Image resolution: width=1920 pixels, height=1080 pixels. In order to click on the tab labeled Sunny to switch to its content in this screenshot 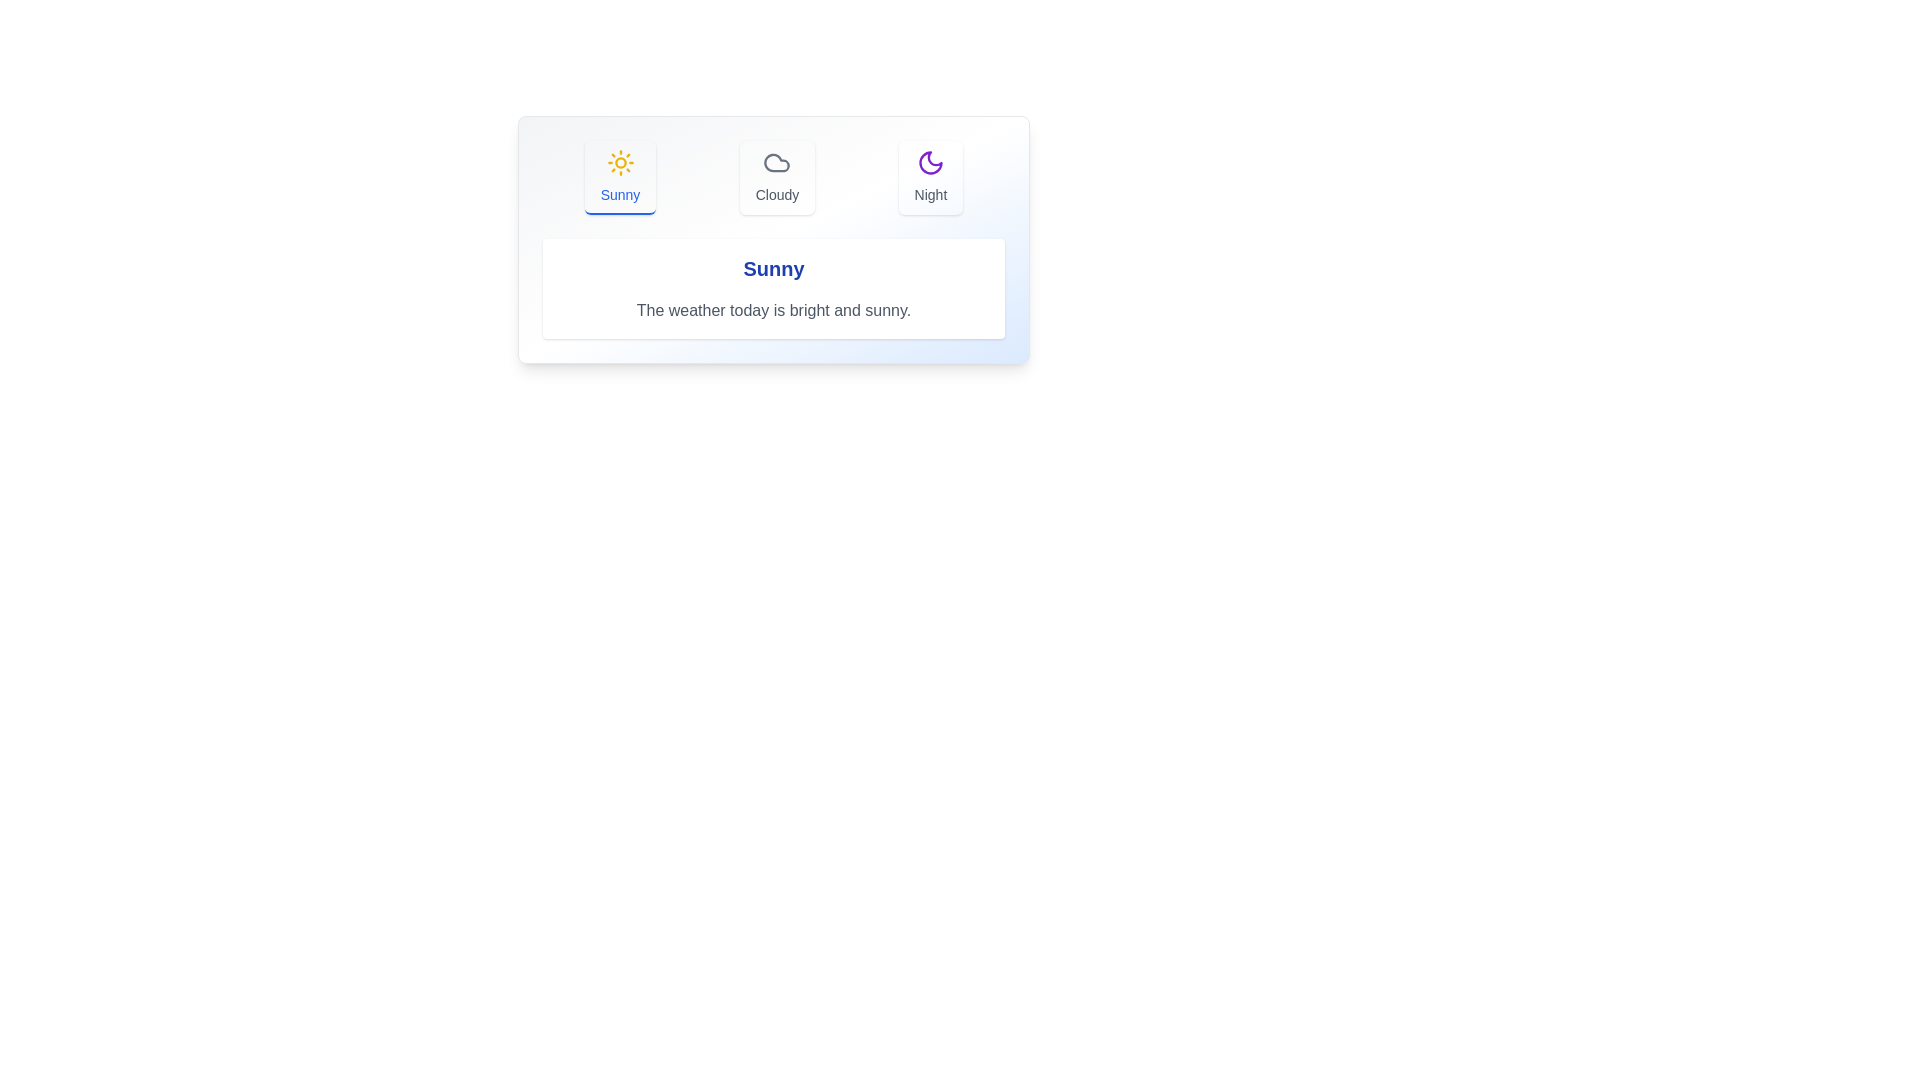, I will do `click(618, 176)`.